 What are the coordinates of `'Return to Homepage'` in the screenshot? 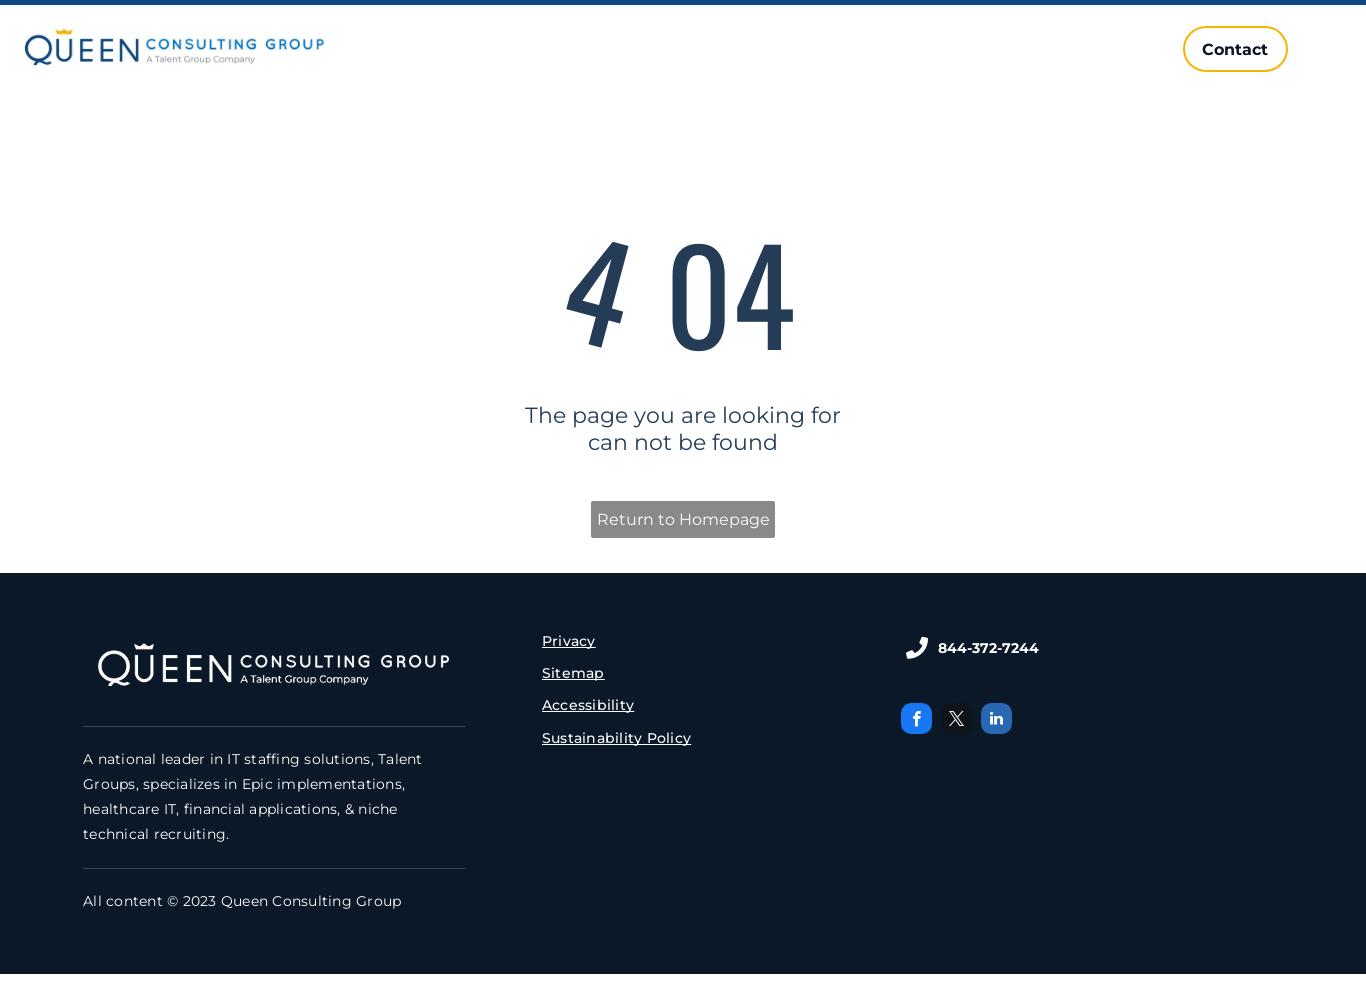 It's located at (681, 519).